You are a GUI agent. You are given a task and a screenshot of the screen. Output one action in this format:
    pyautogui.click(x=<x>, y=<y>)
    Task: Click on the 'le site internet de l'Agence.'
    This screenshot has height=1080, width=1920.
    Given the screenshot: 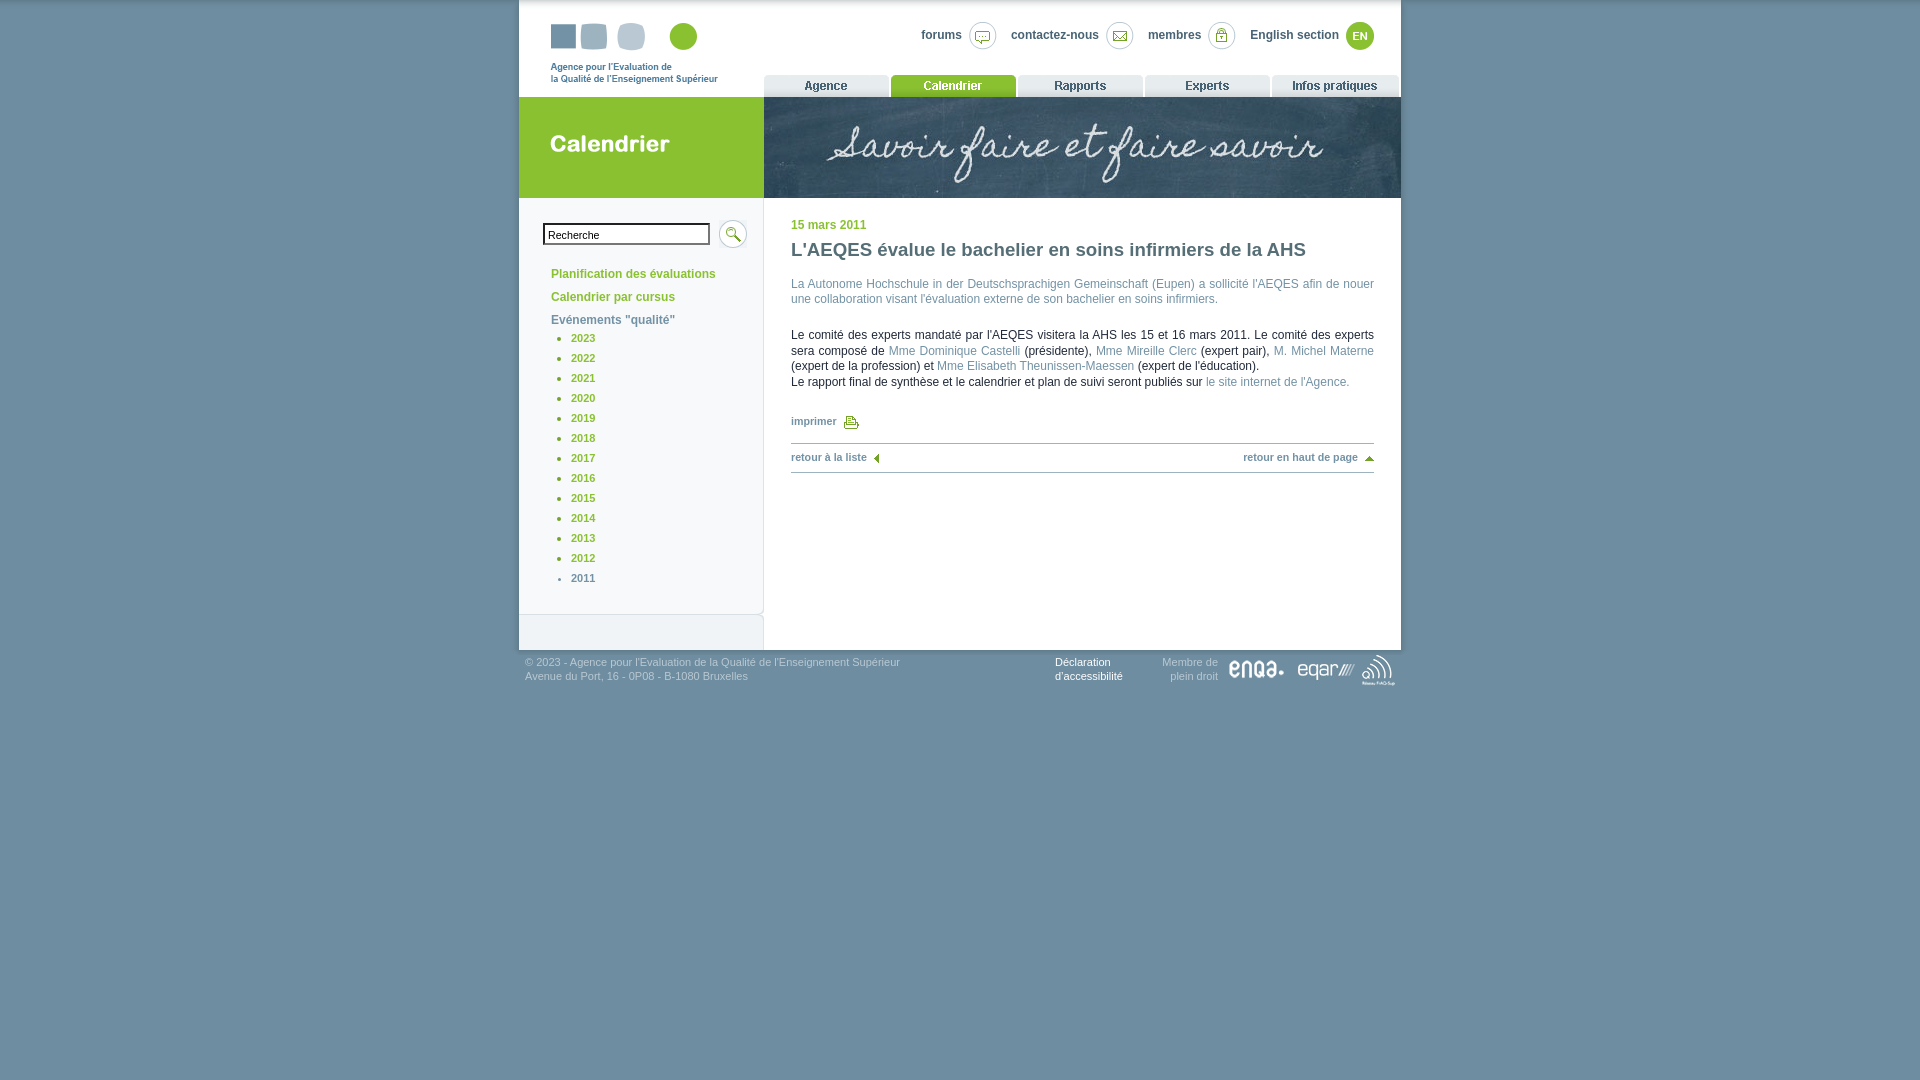 What is the action you would take?
    pyautogui.click(x=1276, y=381)
    